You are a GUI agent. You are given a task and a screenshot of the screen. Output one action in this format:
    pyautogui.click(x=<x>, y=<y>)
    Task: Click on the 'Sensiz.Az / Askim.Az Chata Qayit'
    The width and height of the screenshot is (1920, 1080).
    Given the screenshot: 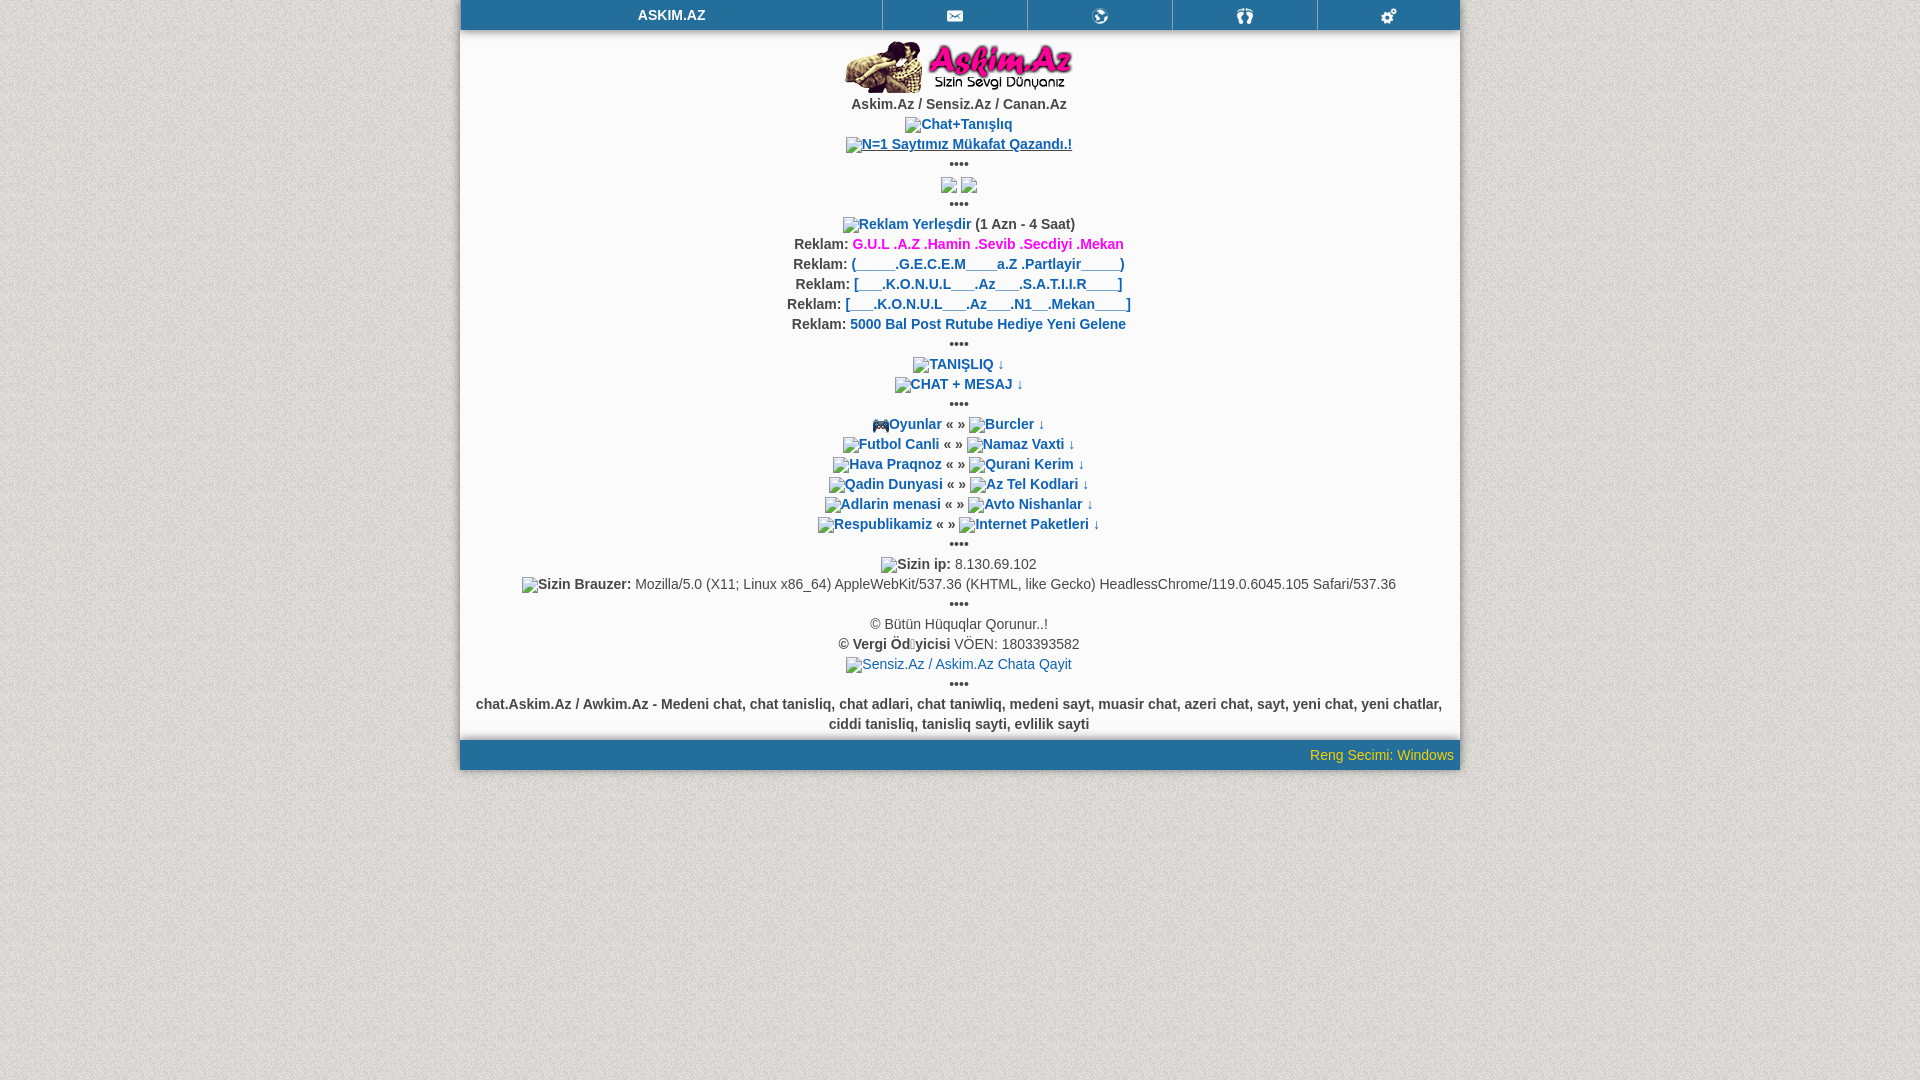 What is the action you would take?
    pyautogui.click(x=966, y=663)
    